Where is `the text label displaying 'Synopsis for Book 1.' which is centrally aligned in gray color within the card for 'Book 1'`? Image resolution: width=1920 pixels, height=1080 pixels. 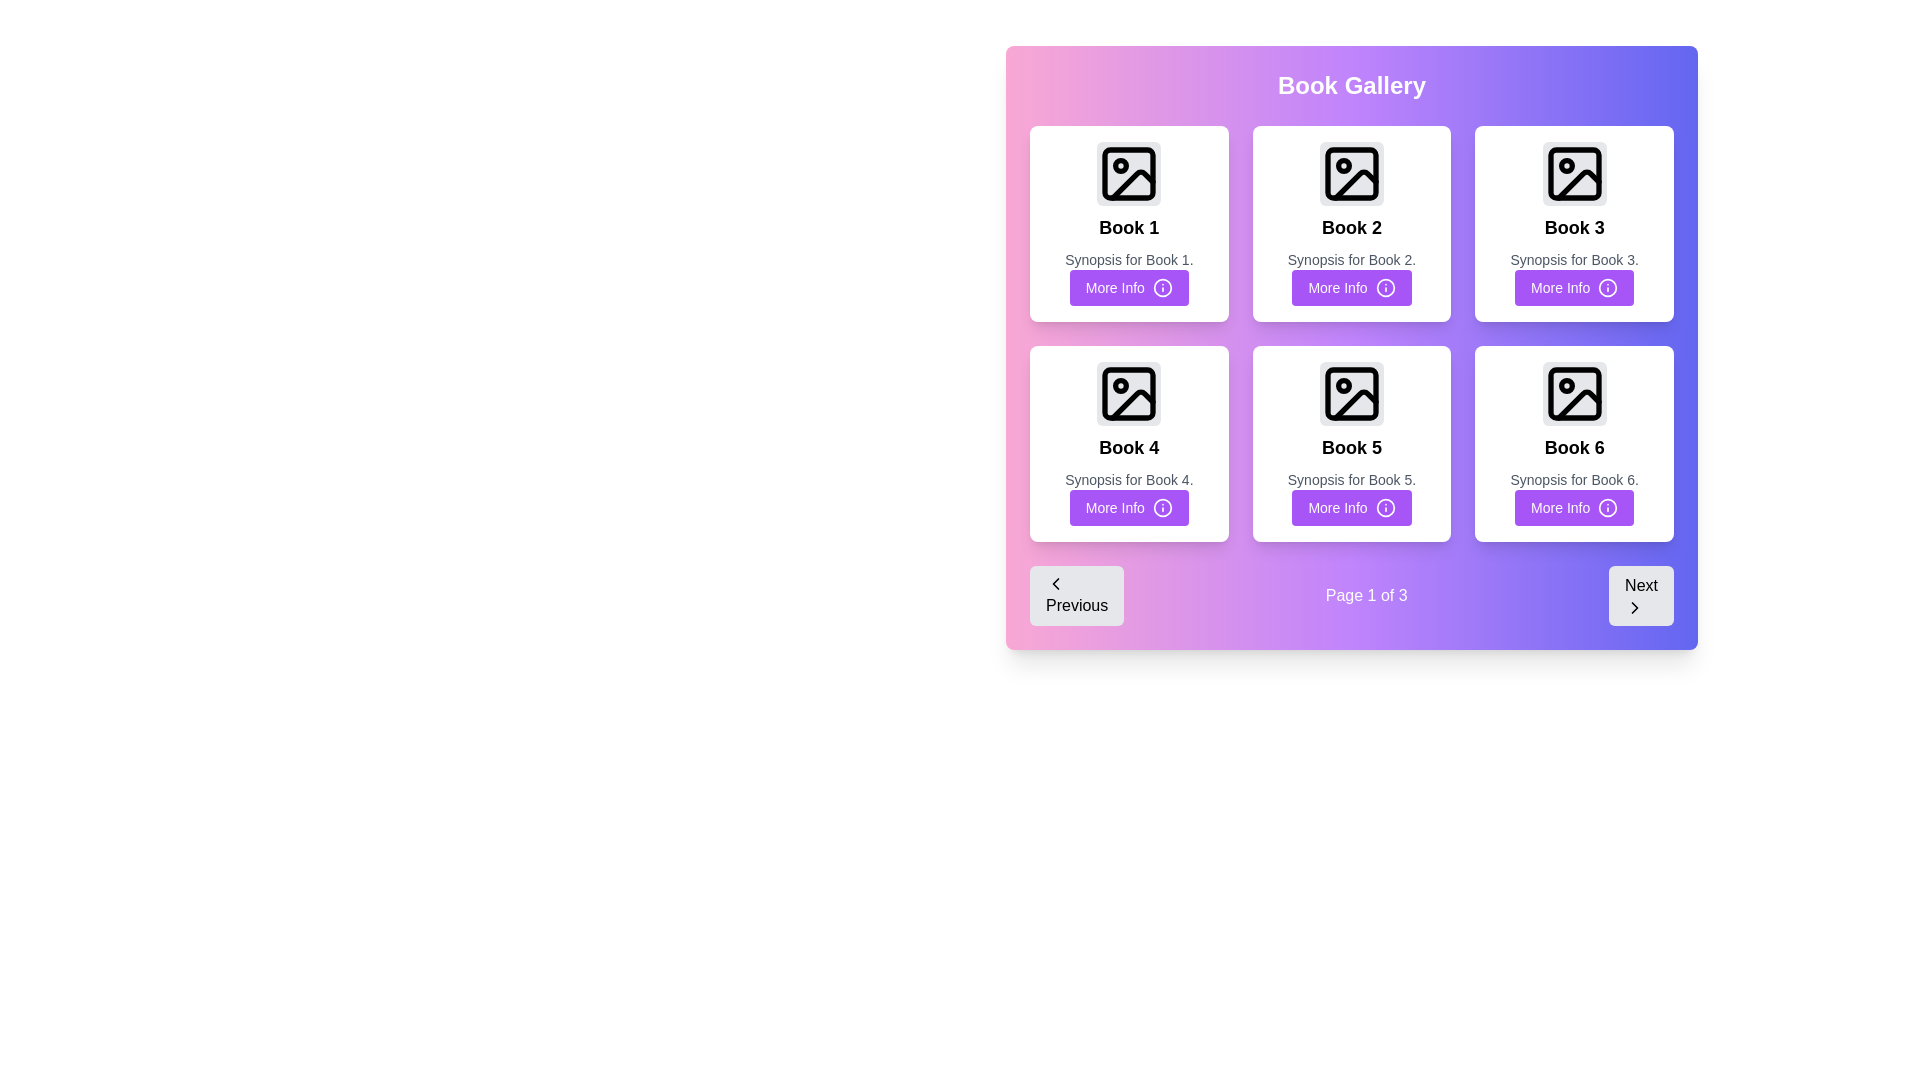
the text label displaying 'Synopsis for Book 1.' which is centrally aligned in gray color within the card for 'Book 1' is located at coordinates (1129, 258).